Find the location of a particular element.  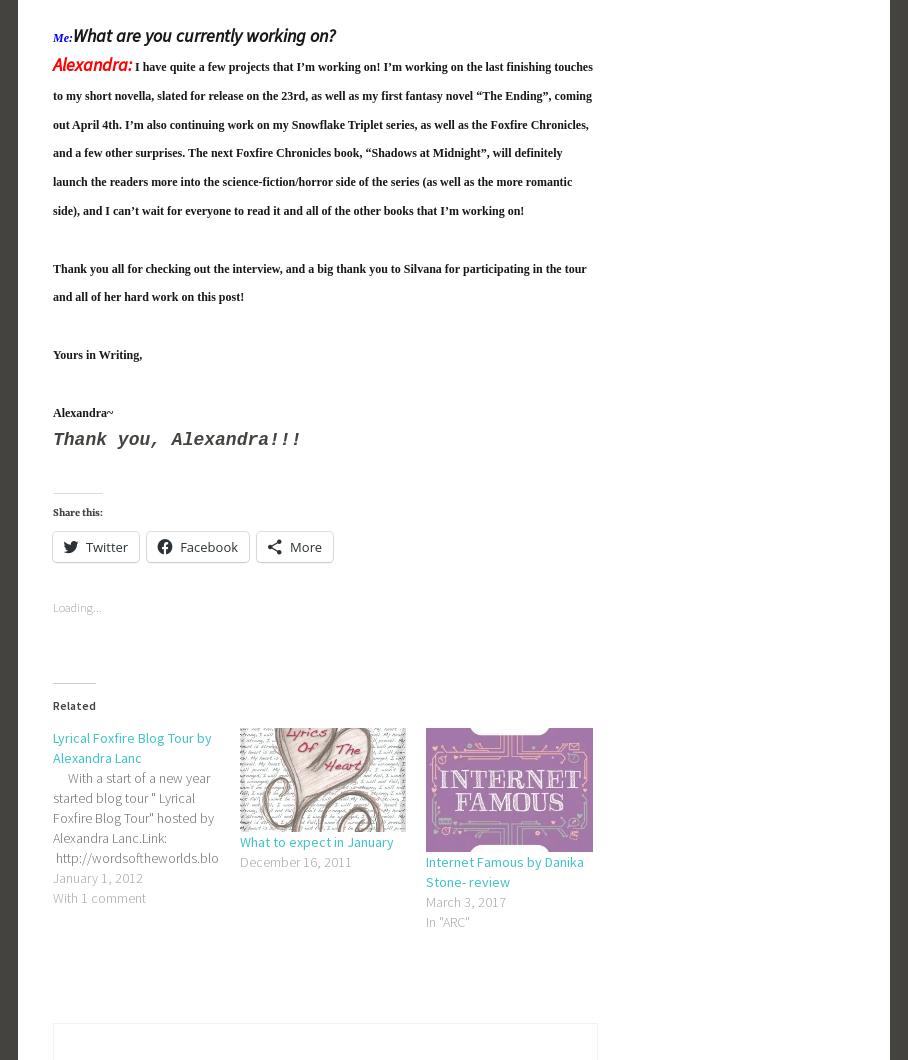

'Share this:' is located at coordinates (76, 512).